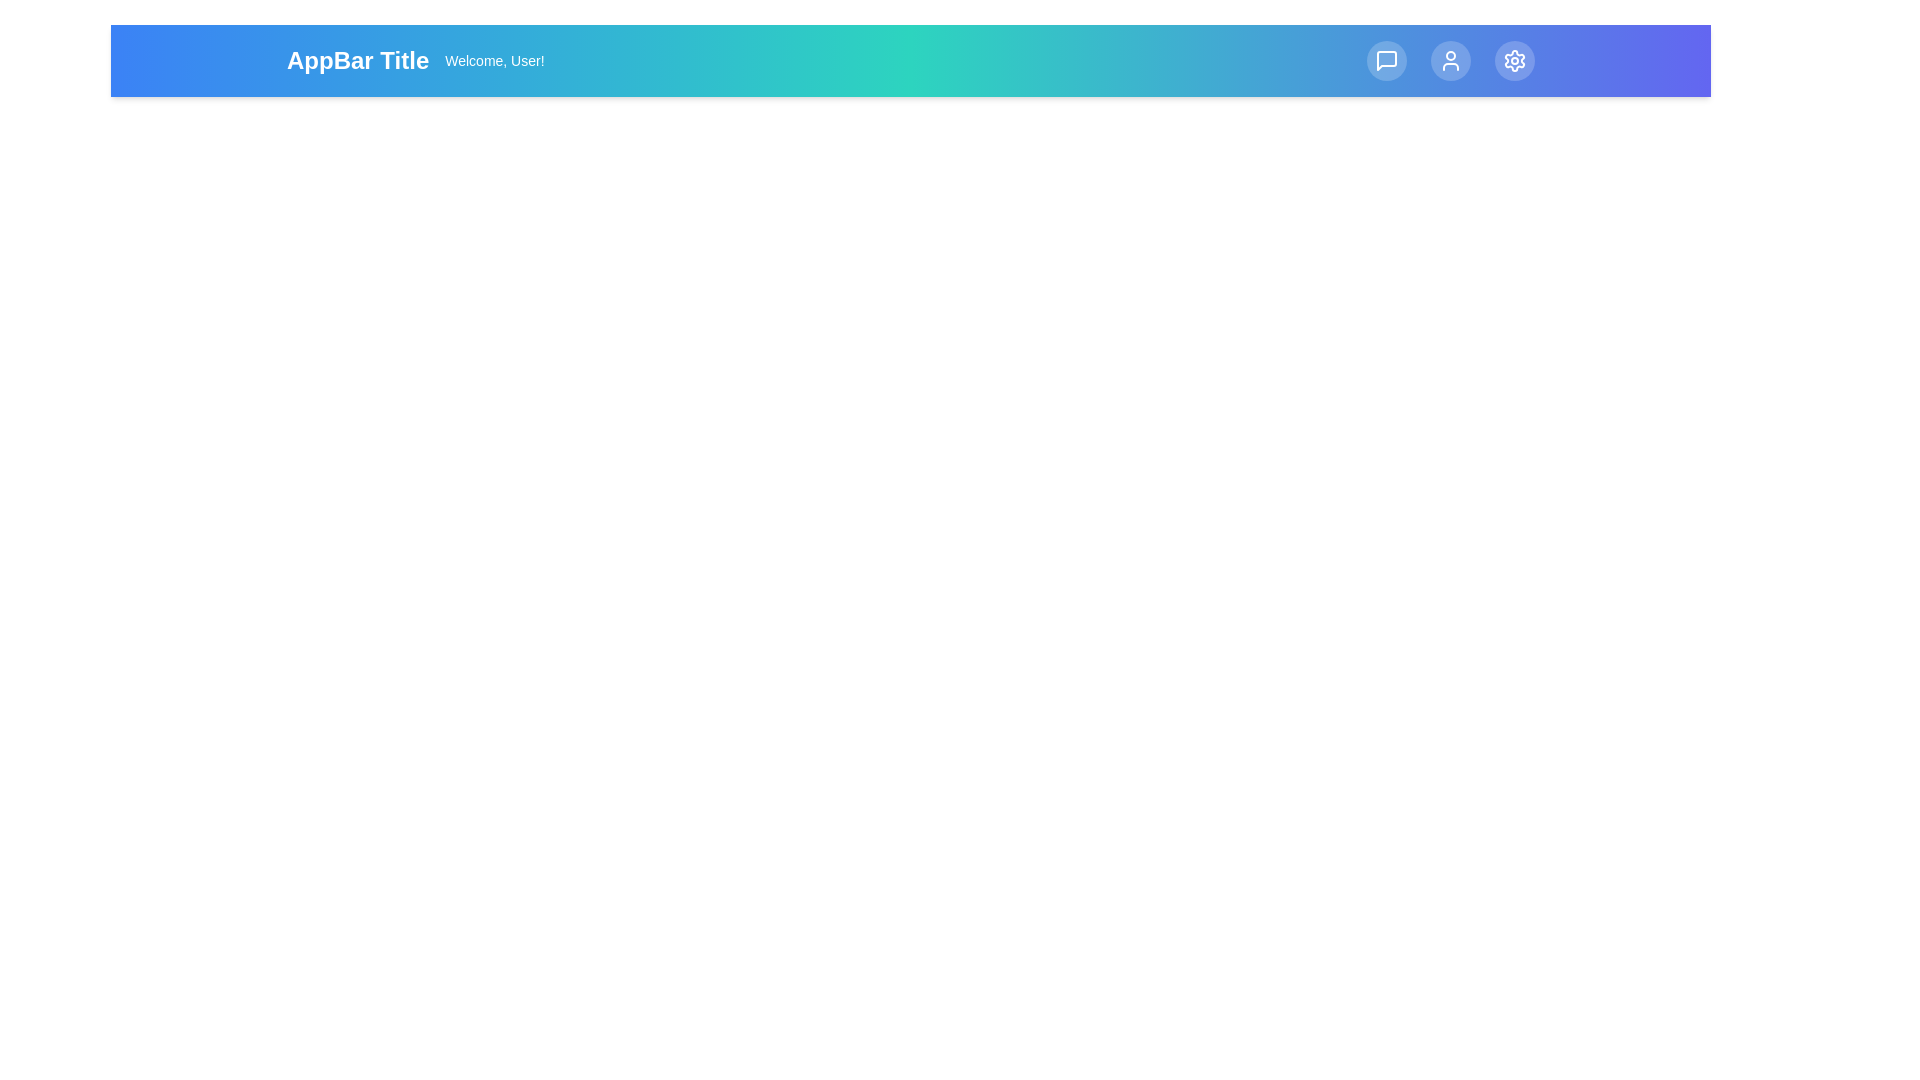 The width and height of the screenshot is (1920, 1080). I want to click on the 'Profile' button located at the top right of the app bar, so click(1450, 60).